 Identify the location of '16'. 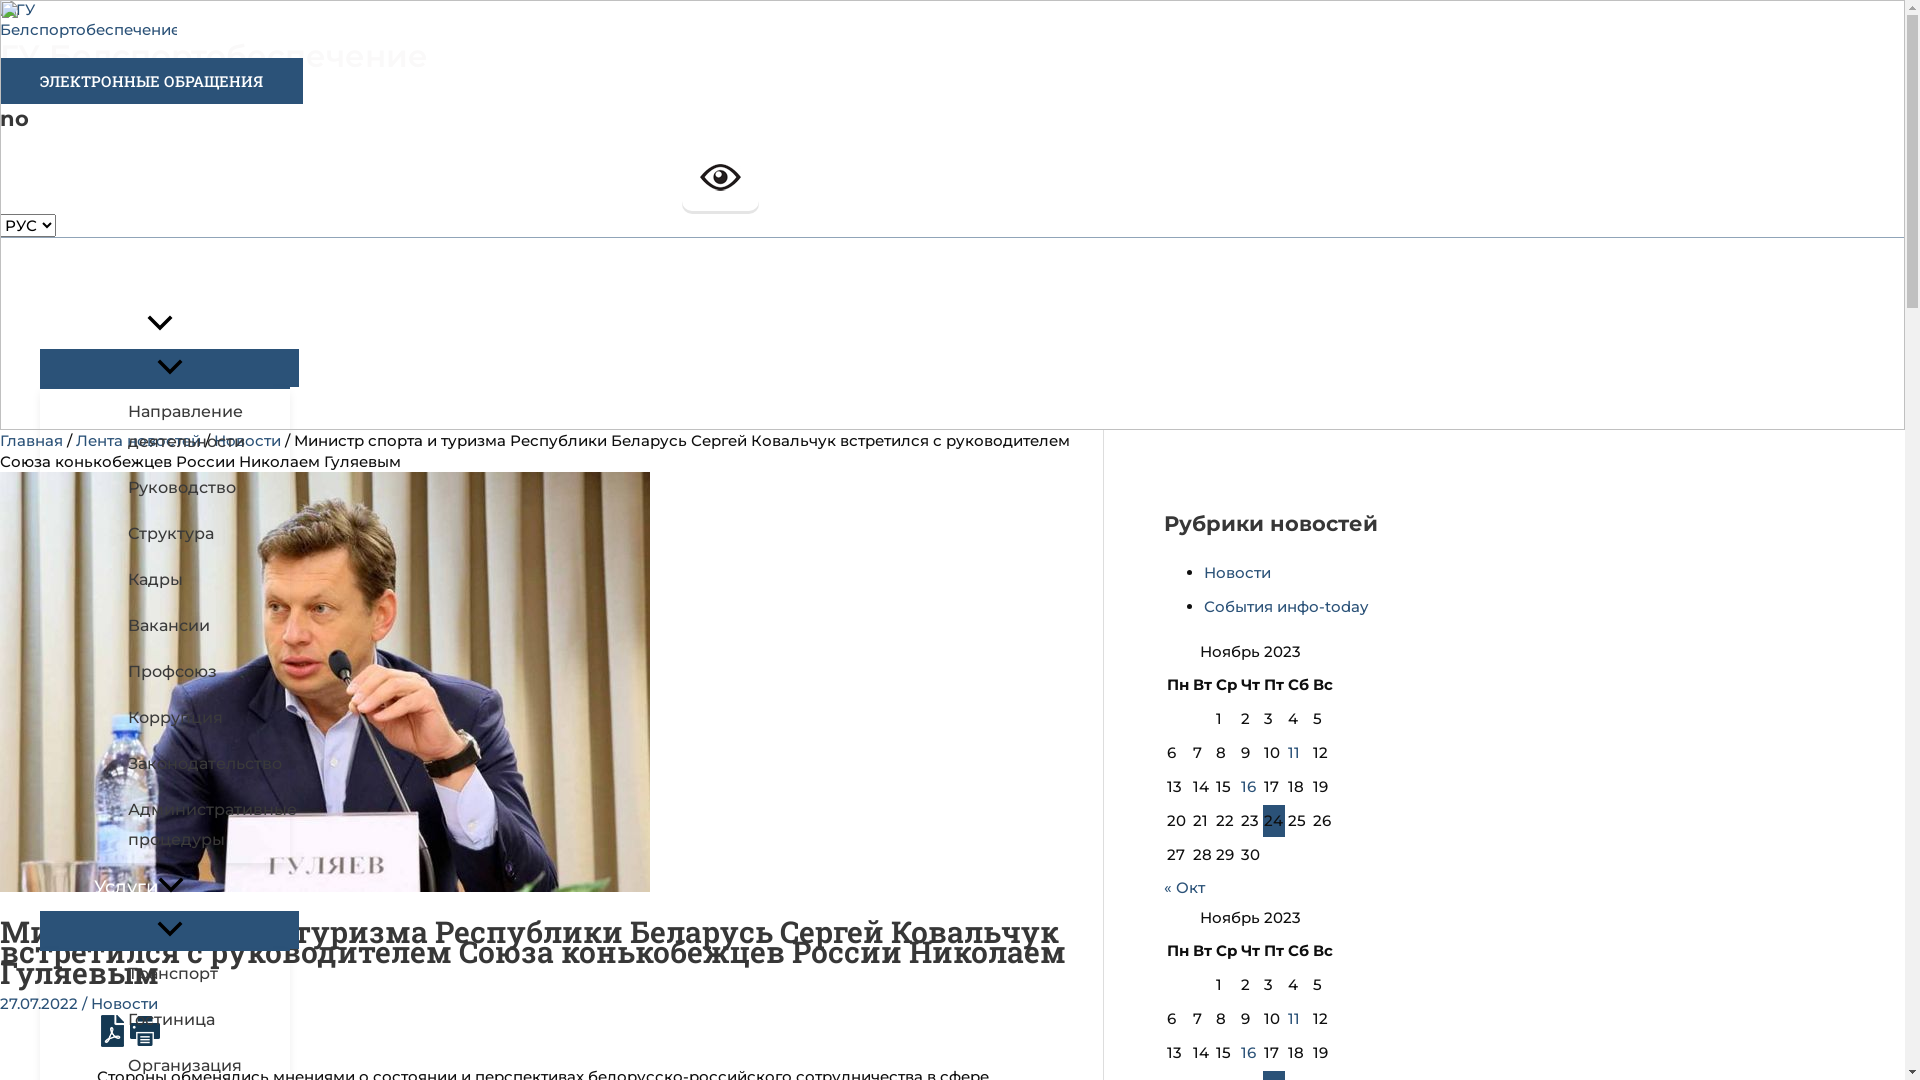
(1247, 785).